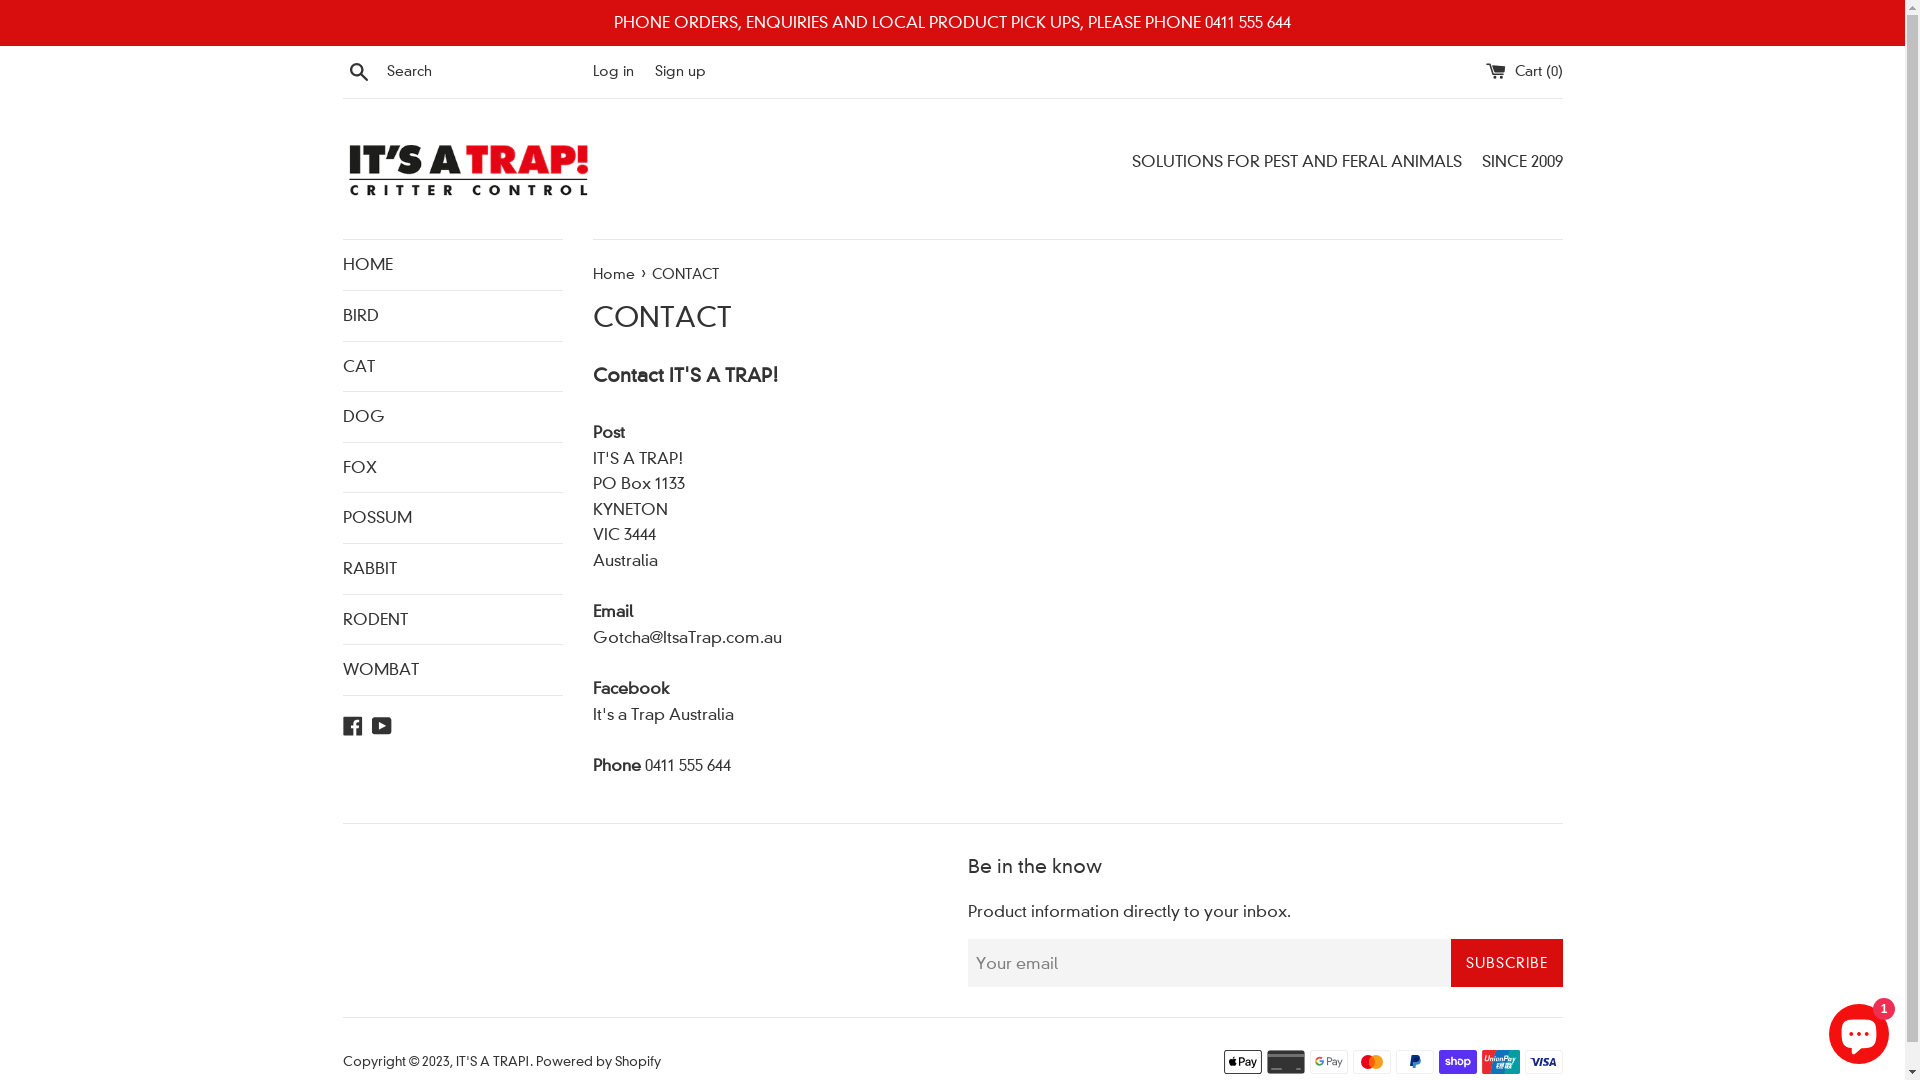  Describe the element at coordinates (450, 415) in the screenshot. I see `'DOG'` at that location.